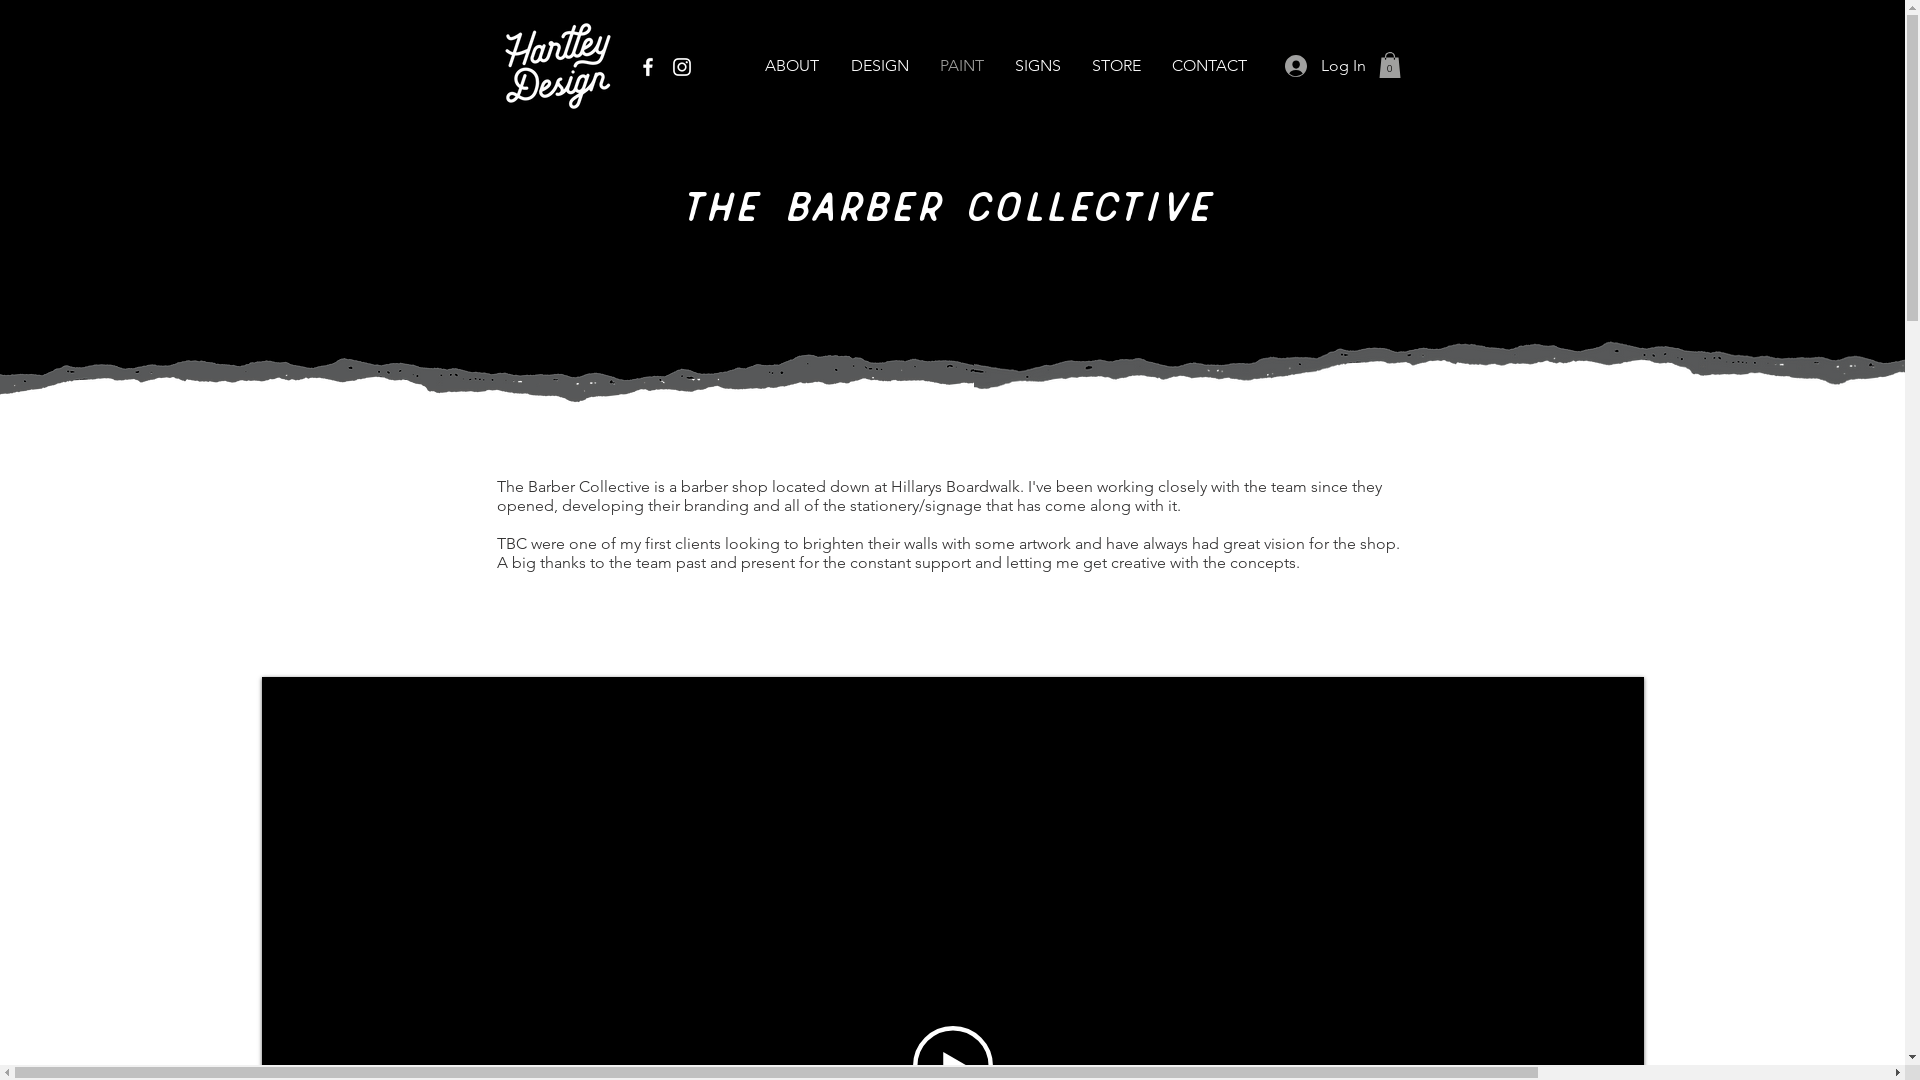  What do you see at coordinates (1208, 64) in the screenshot?
I see `'CONTACT'` at bounding box center [1208, 64].